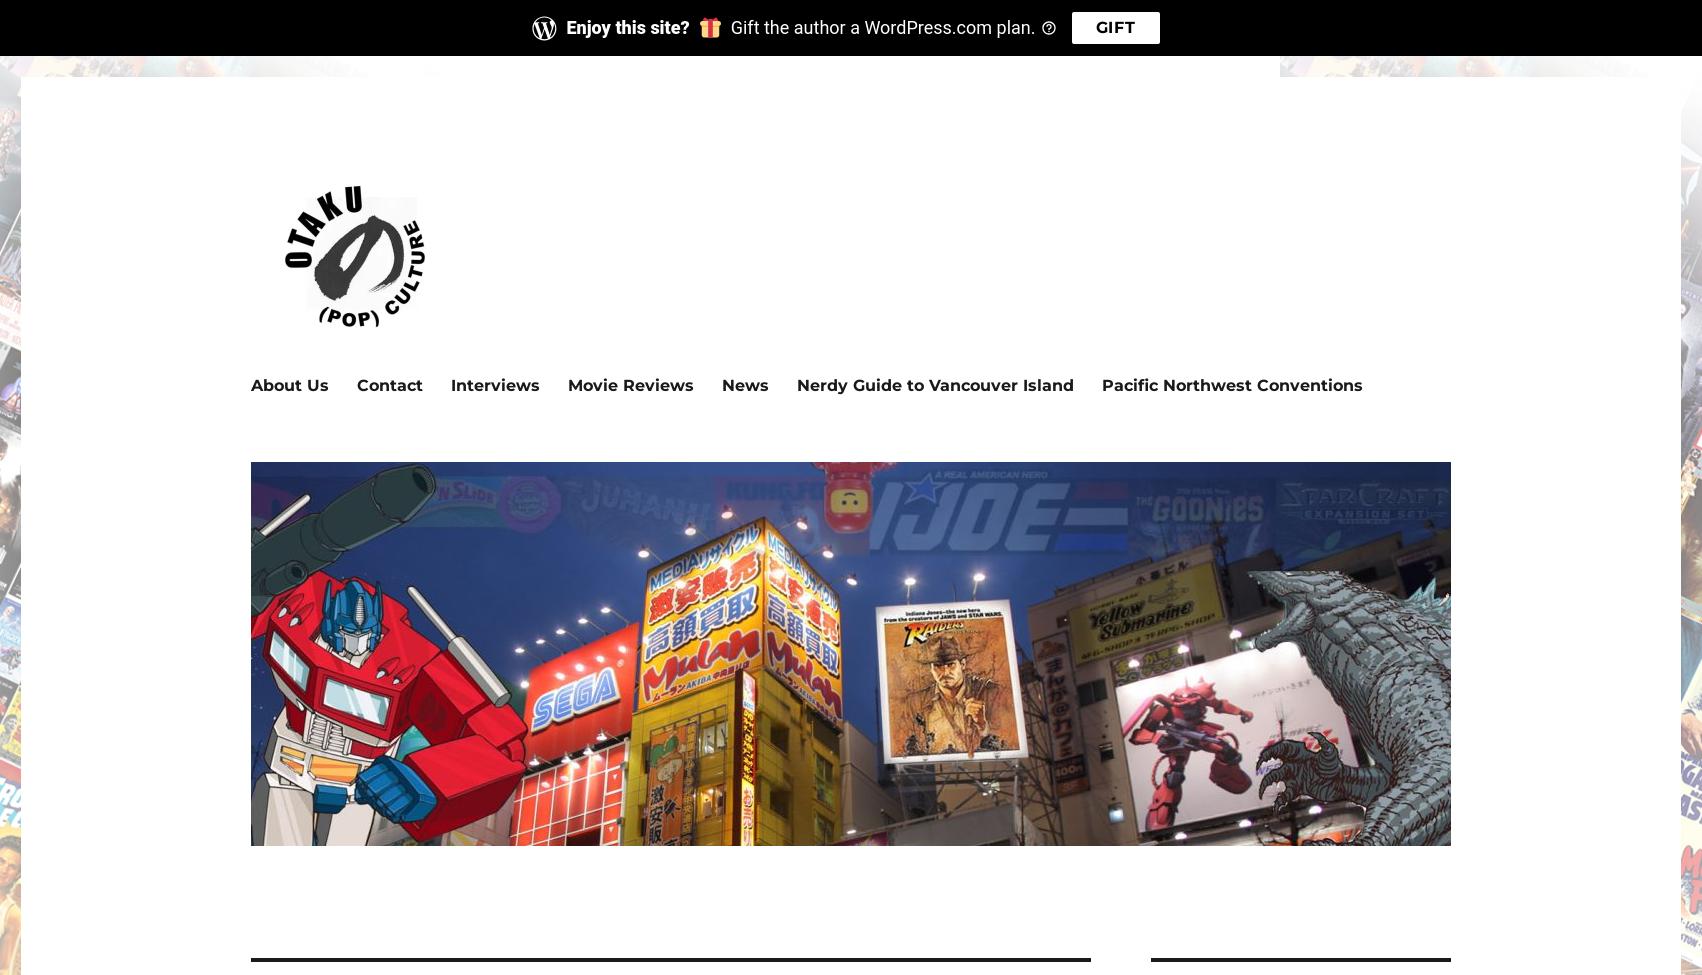  Describe the element at coordinates (389, 383) in the screenshot. I see `'Contact'` at that location.